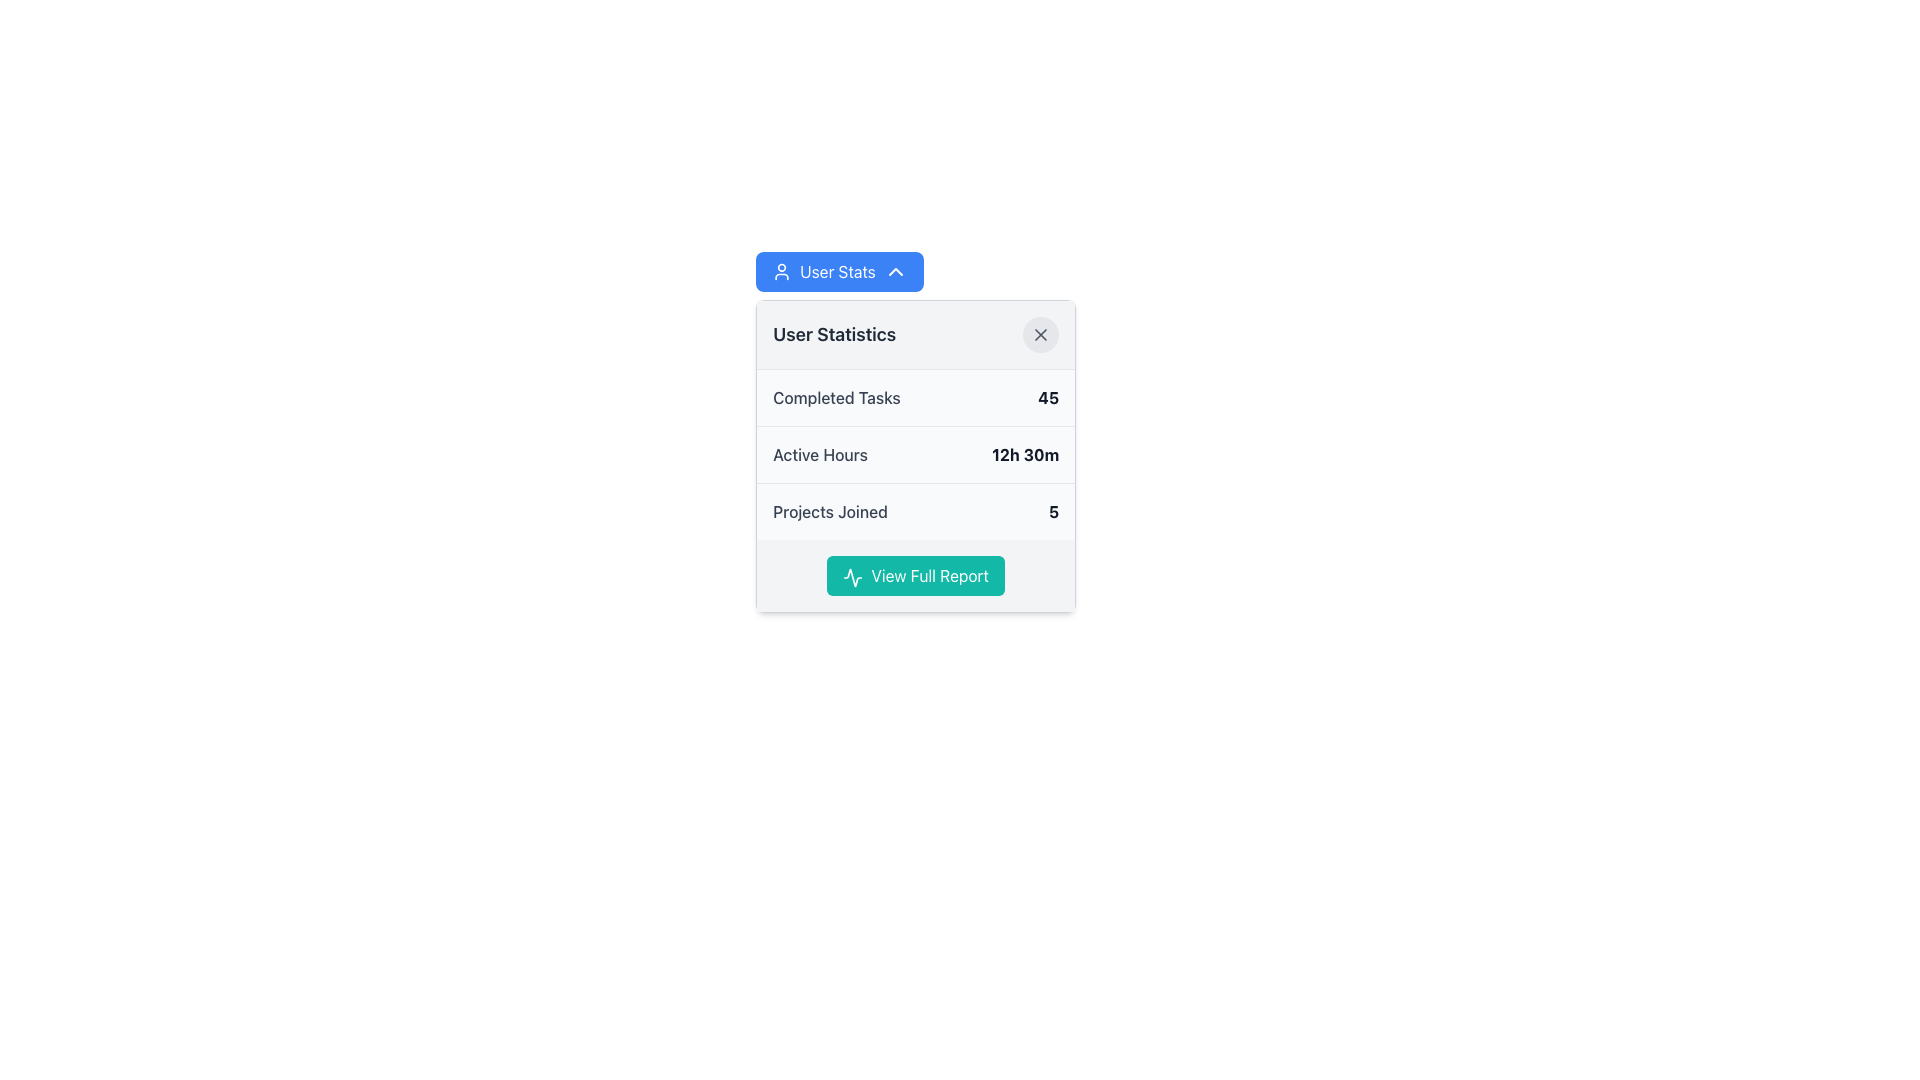  Describe the element at coordinates (1053, 511) in the screenshot. I see `the numeric representation of the number of projects joined by the user, located in the third row of the 'User Statistics' section, to the right of the 'Projects Joined' text element` at that location.